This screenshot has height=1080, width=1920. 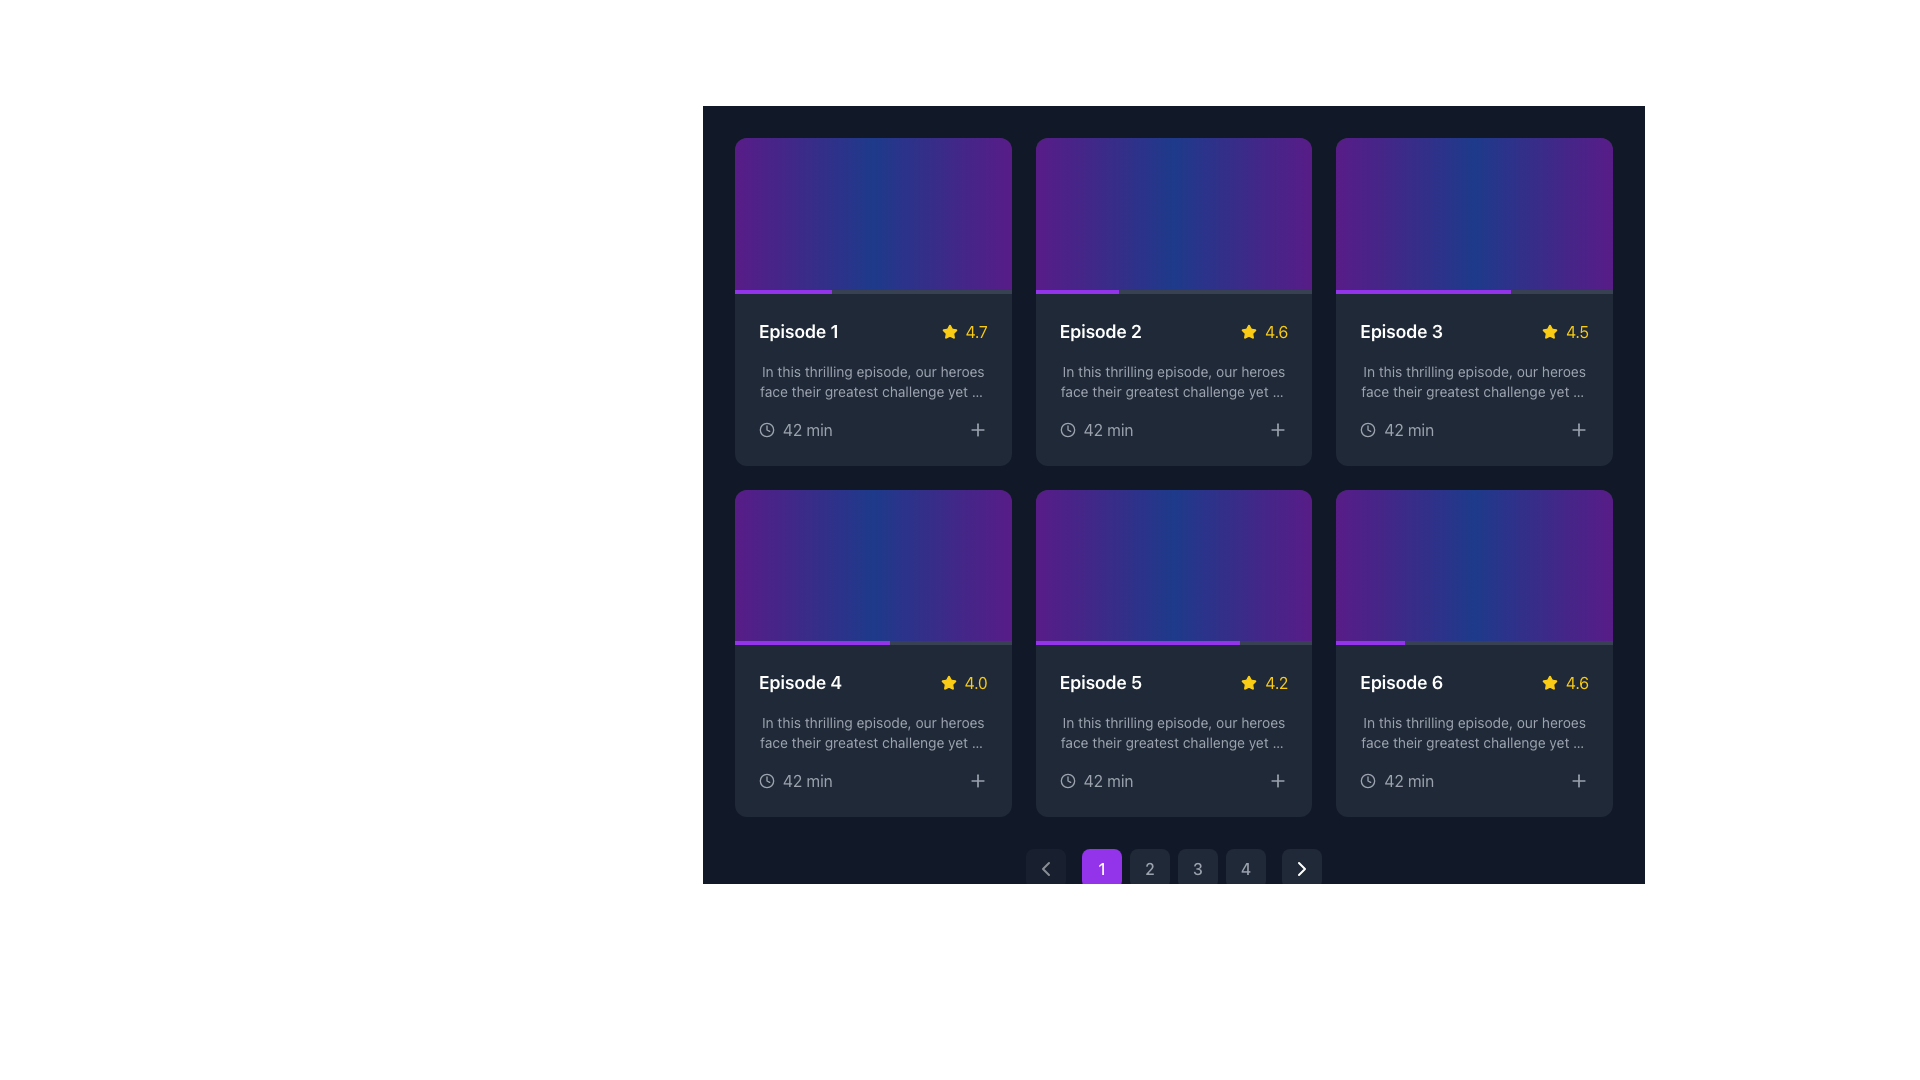 What do you see at coordinates (873, 653) in the screenshot?
I see `the episode card component, which displays the episode title, rating, description, and duration, located in the fourth position of a grid layout` at bounding box center [873, 653].